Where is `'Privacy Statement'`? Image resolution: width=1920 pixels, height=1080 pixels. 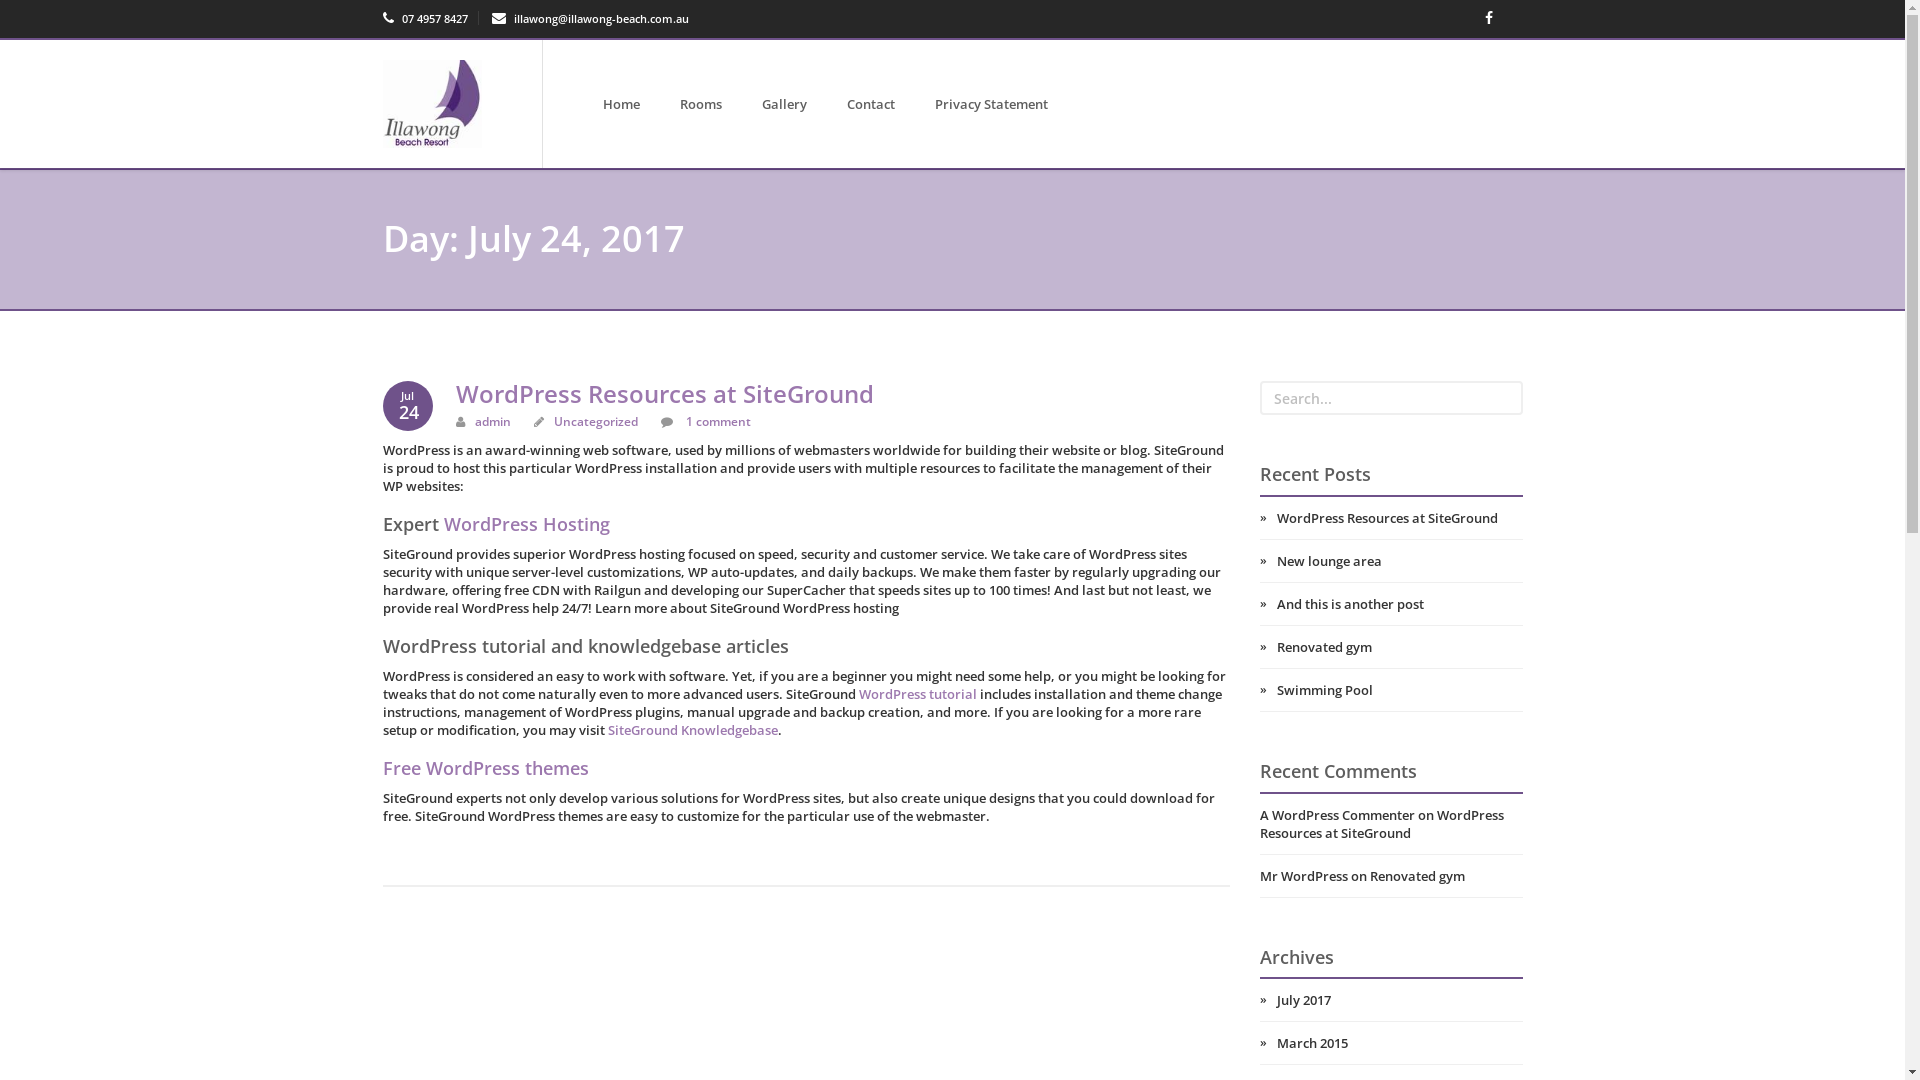 'Privacy Statement' is located at coordinates (991, 104).